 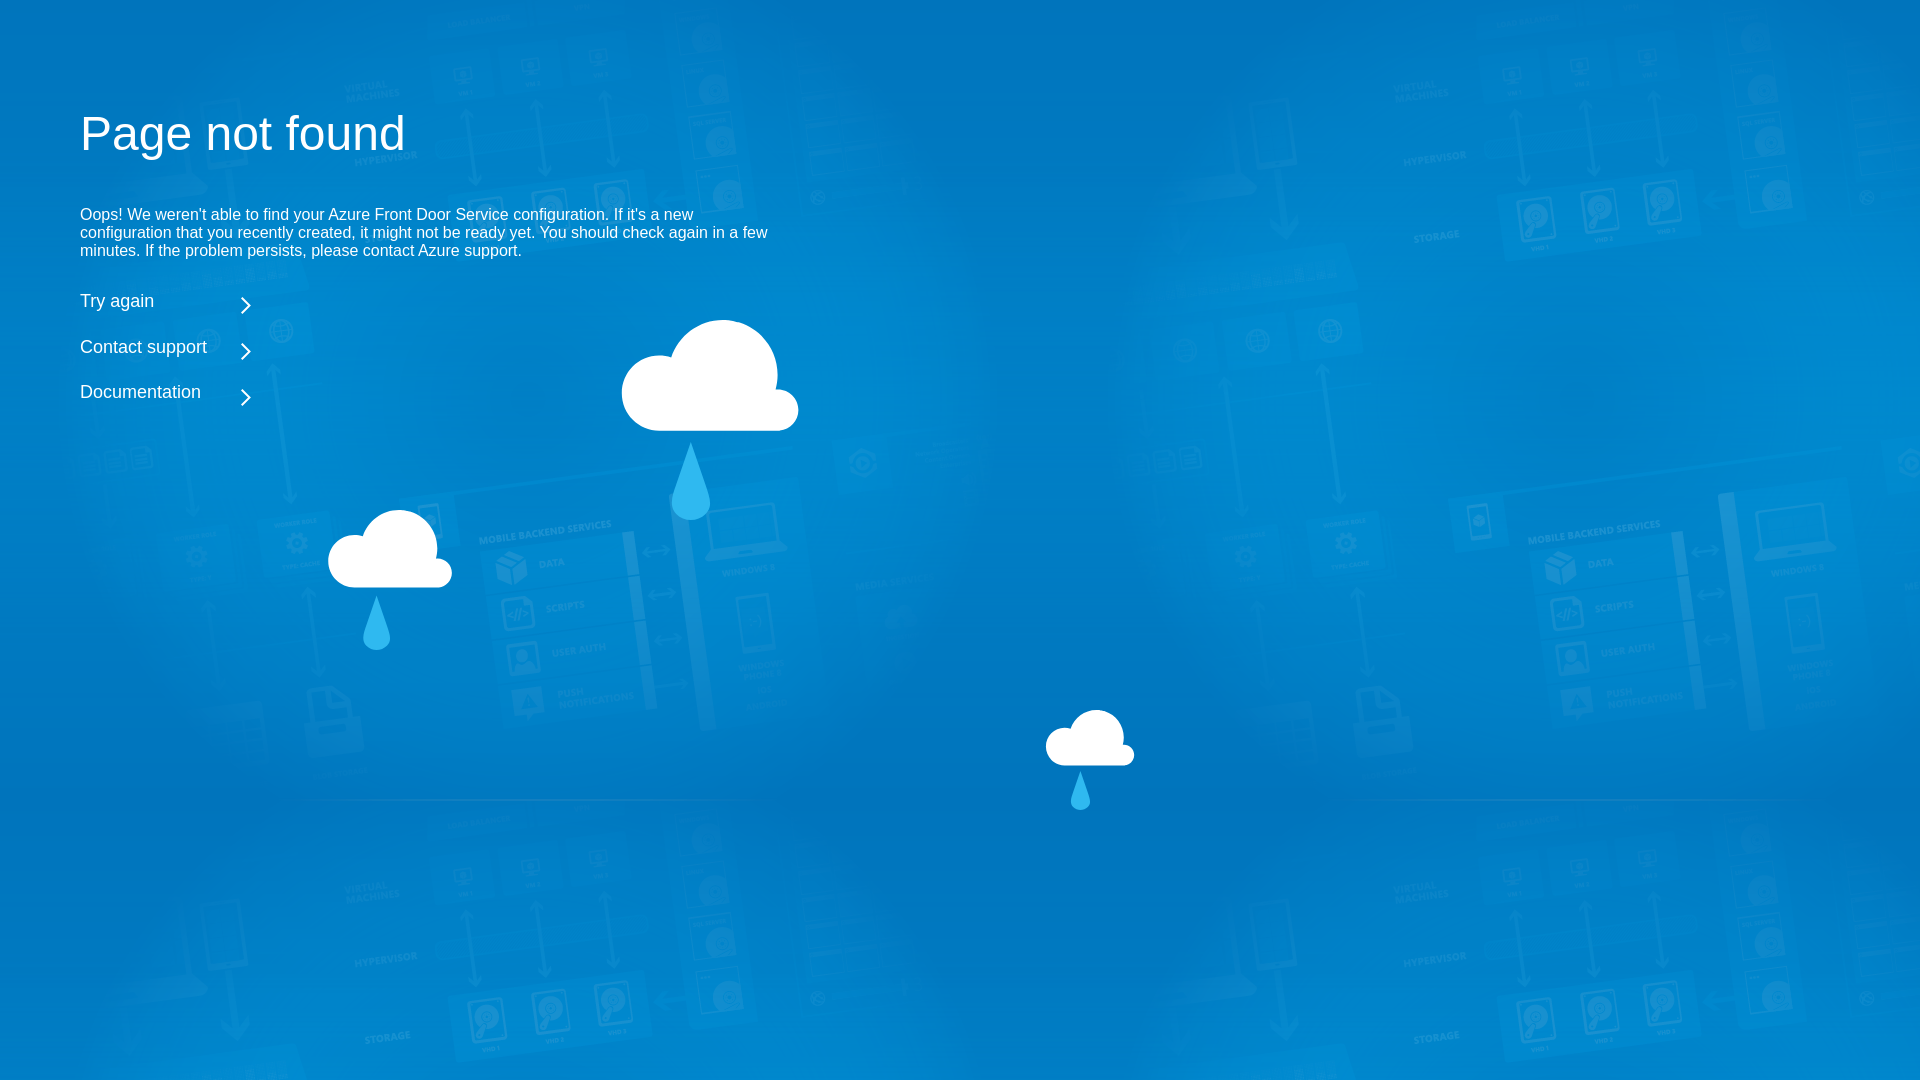 I want to click on 'Contact support', so click(x=429, y=346).